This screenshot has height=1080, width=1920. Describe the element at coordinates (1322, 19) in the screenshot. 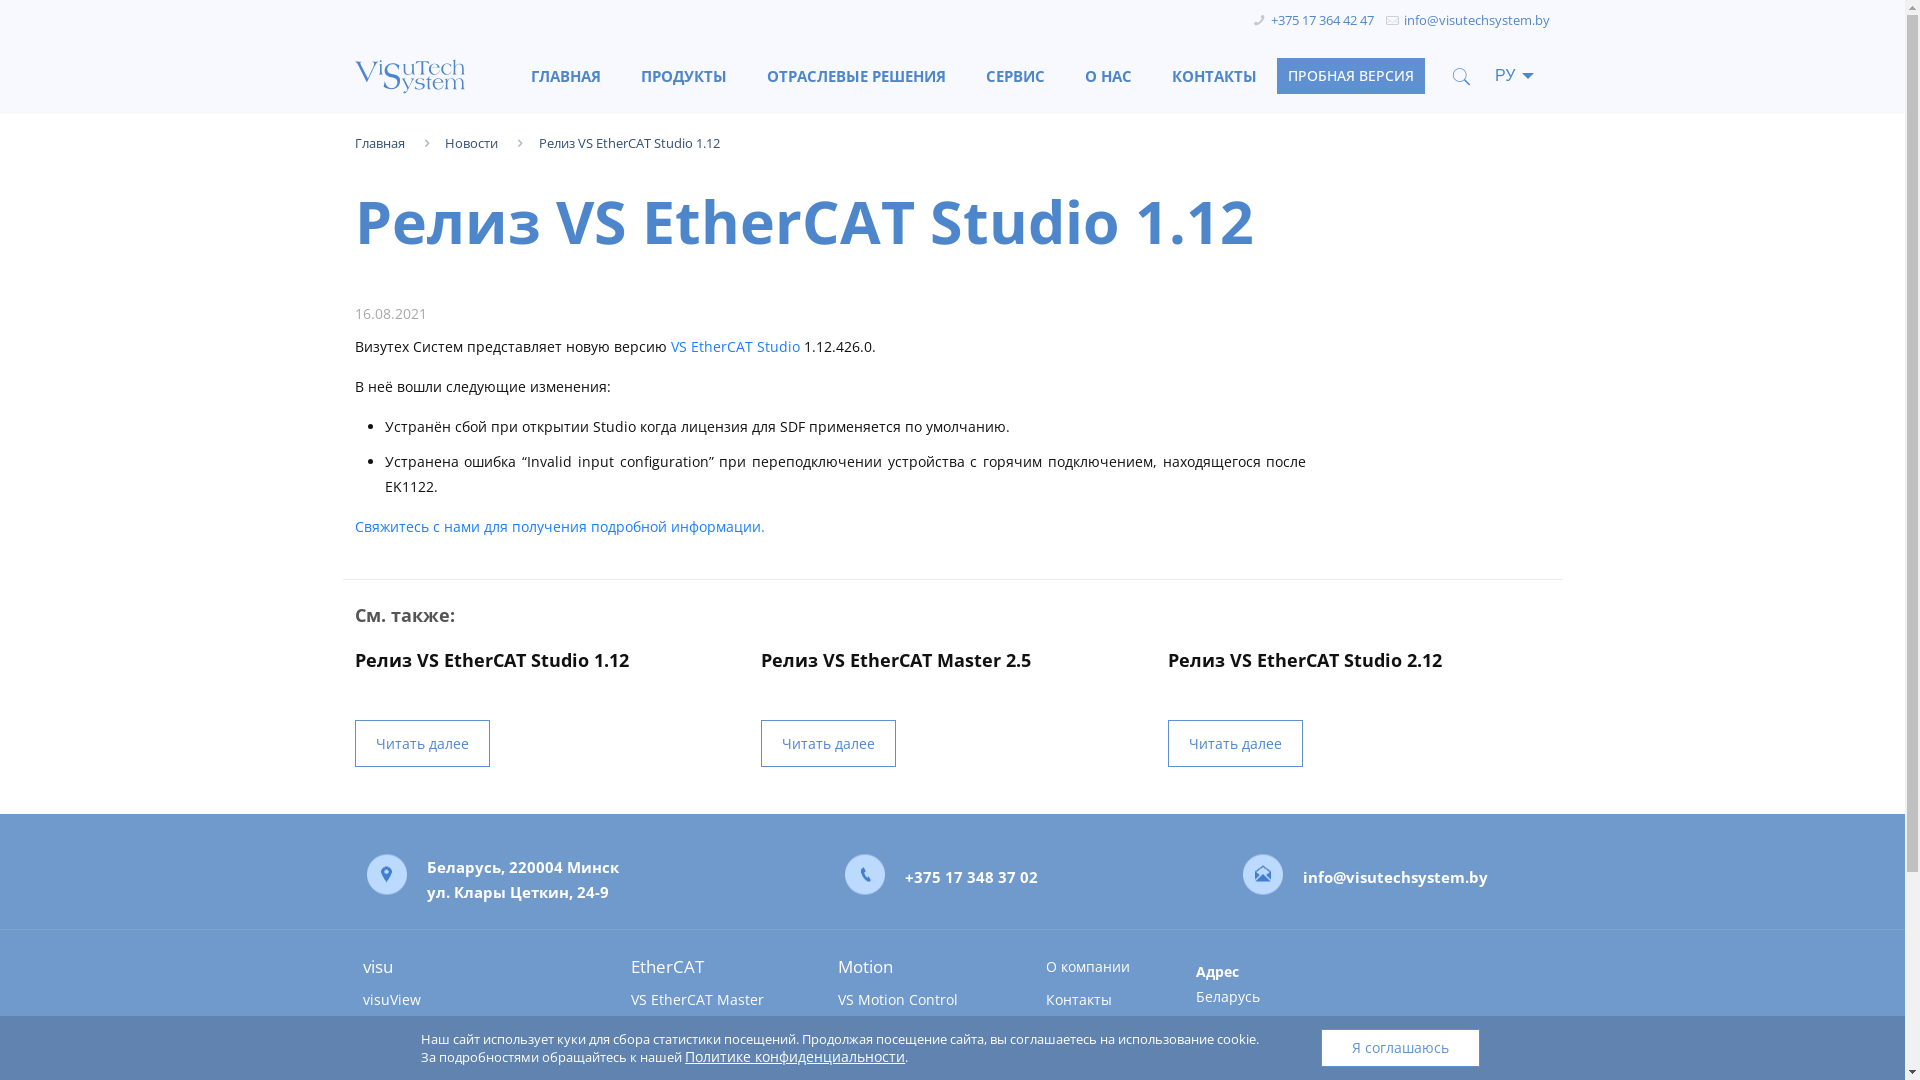

I see `'+375 17 364 42 47'` at that location.